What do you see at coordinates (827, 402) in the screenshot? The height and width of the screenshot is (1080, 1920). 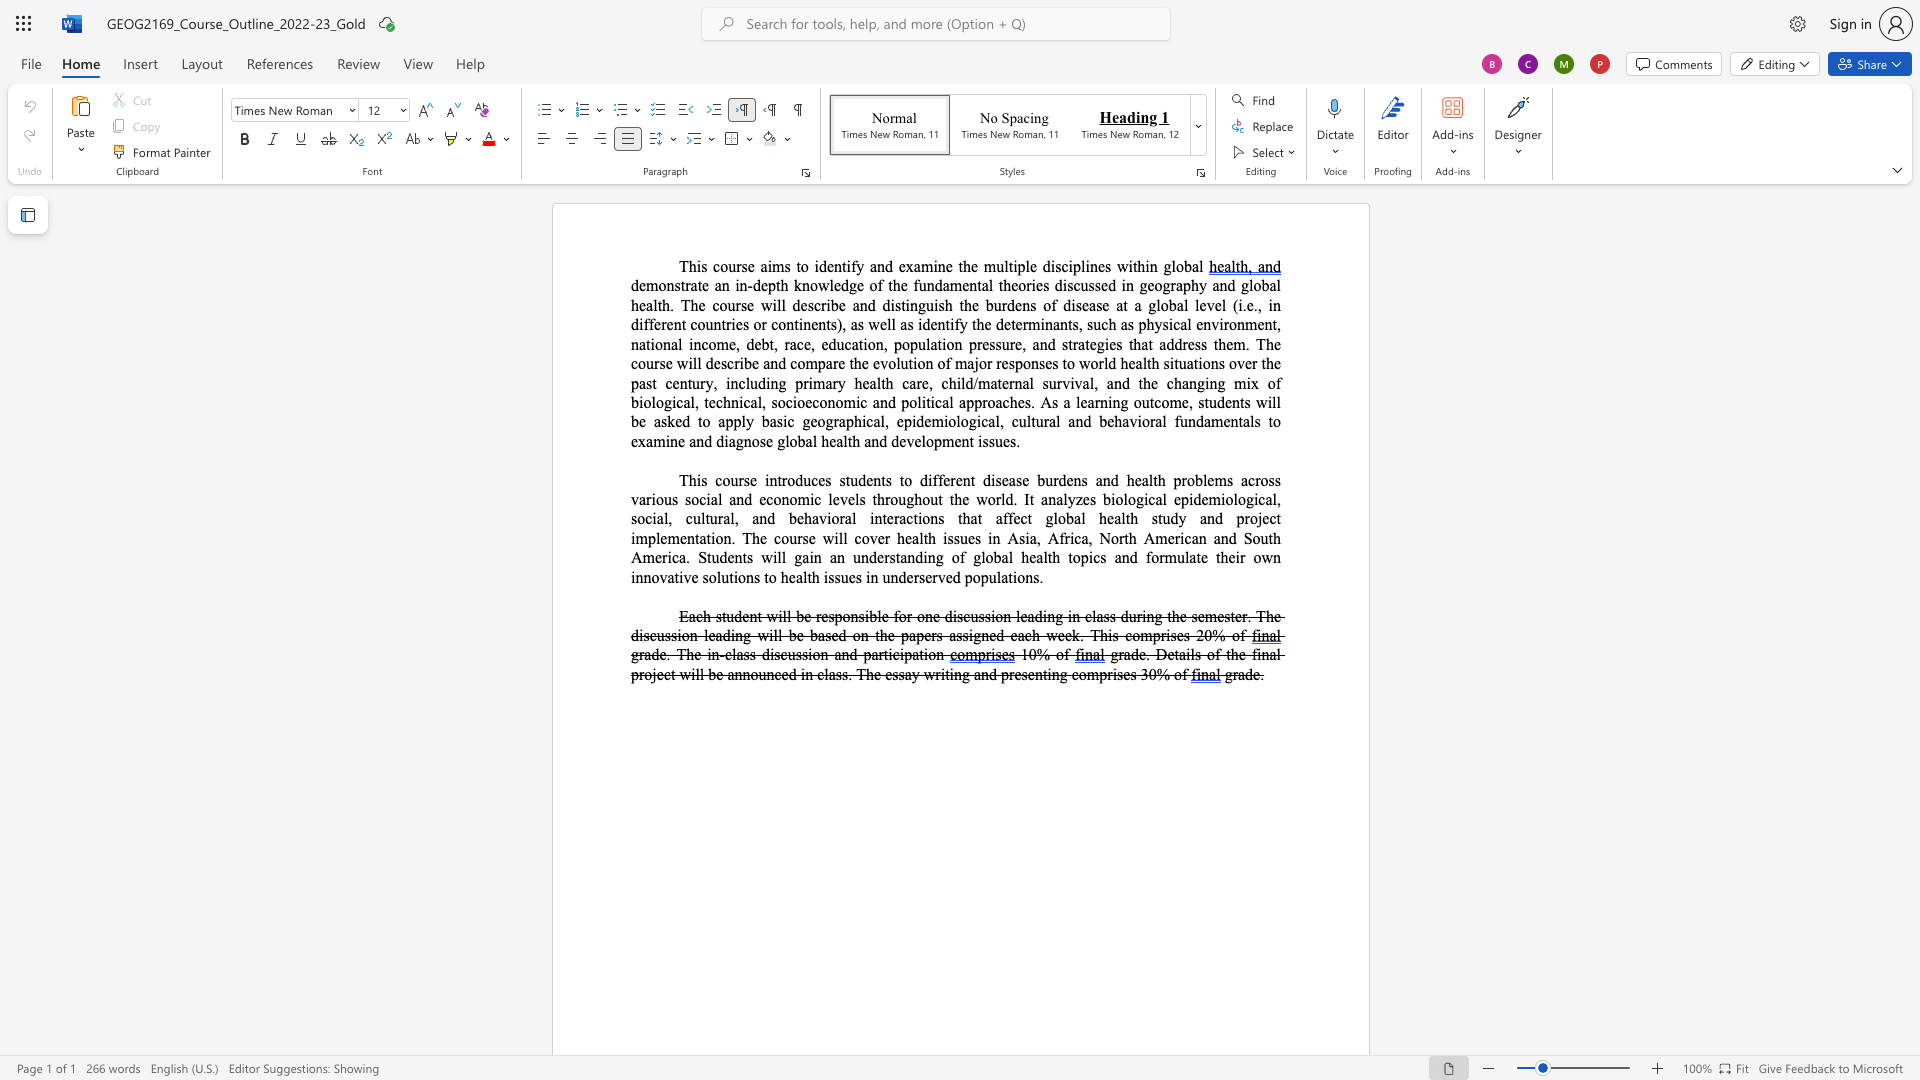 I see `the space between the continuous character "o" and "n" in the text` at bounding box center [827, 402].